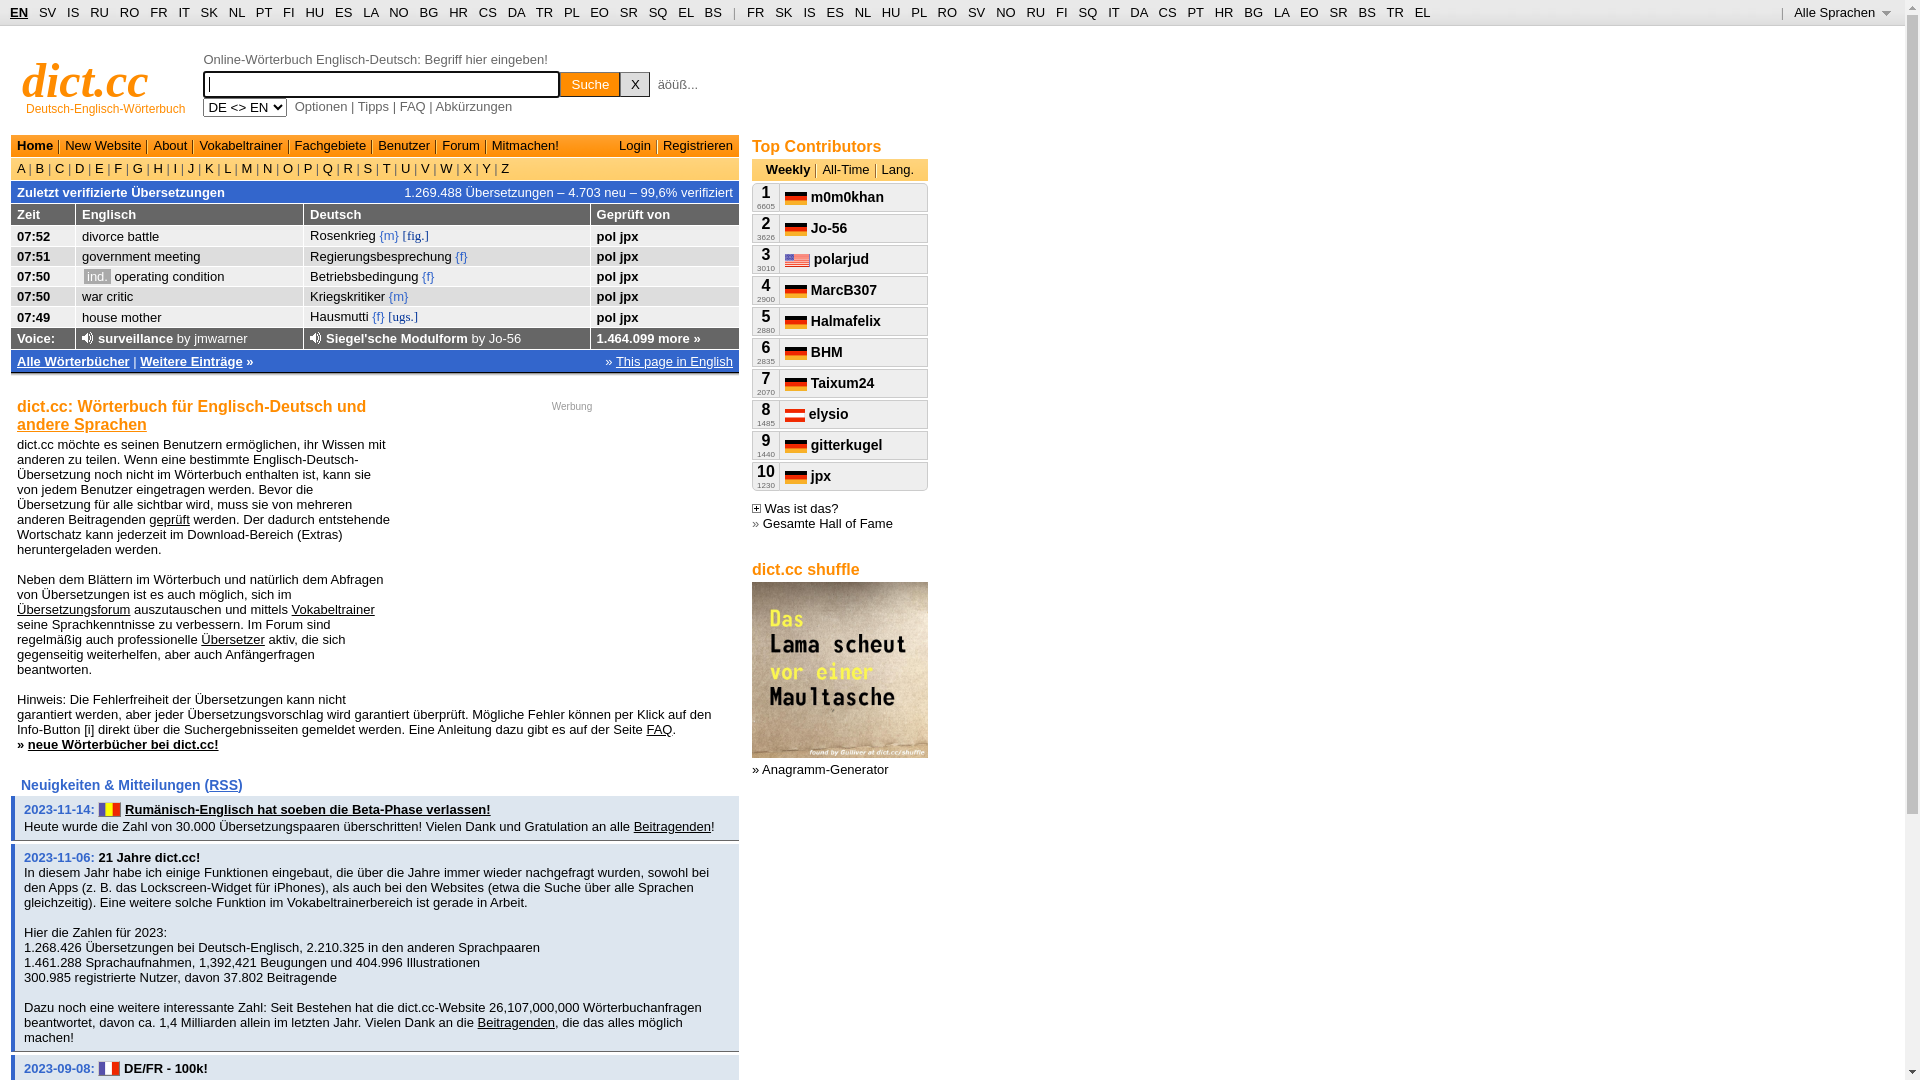 The height and width of the screenshot is (1080, 1920). I want to click on 'Suche', so click(589, 83).